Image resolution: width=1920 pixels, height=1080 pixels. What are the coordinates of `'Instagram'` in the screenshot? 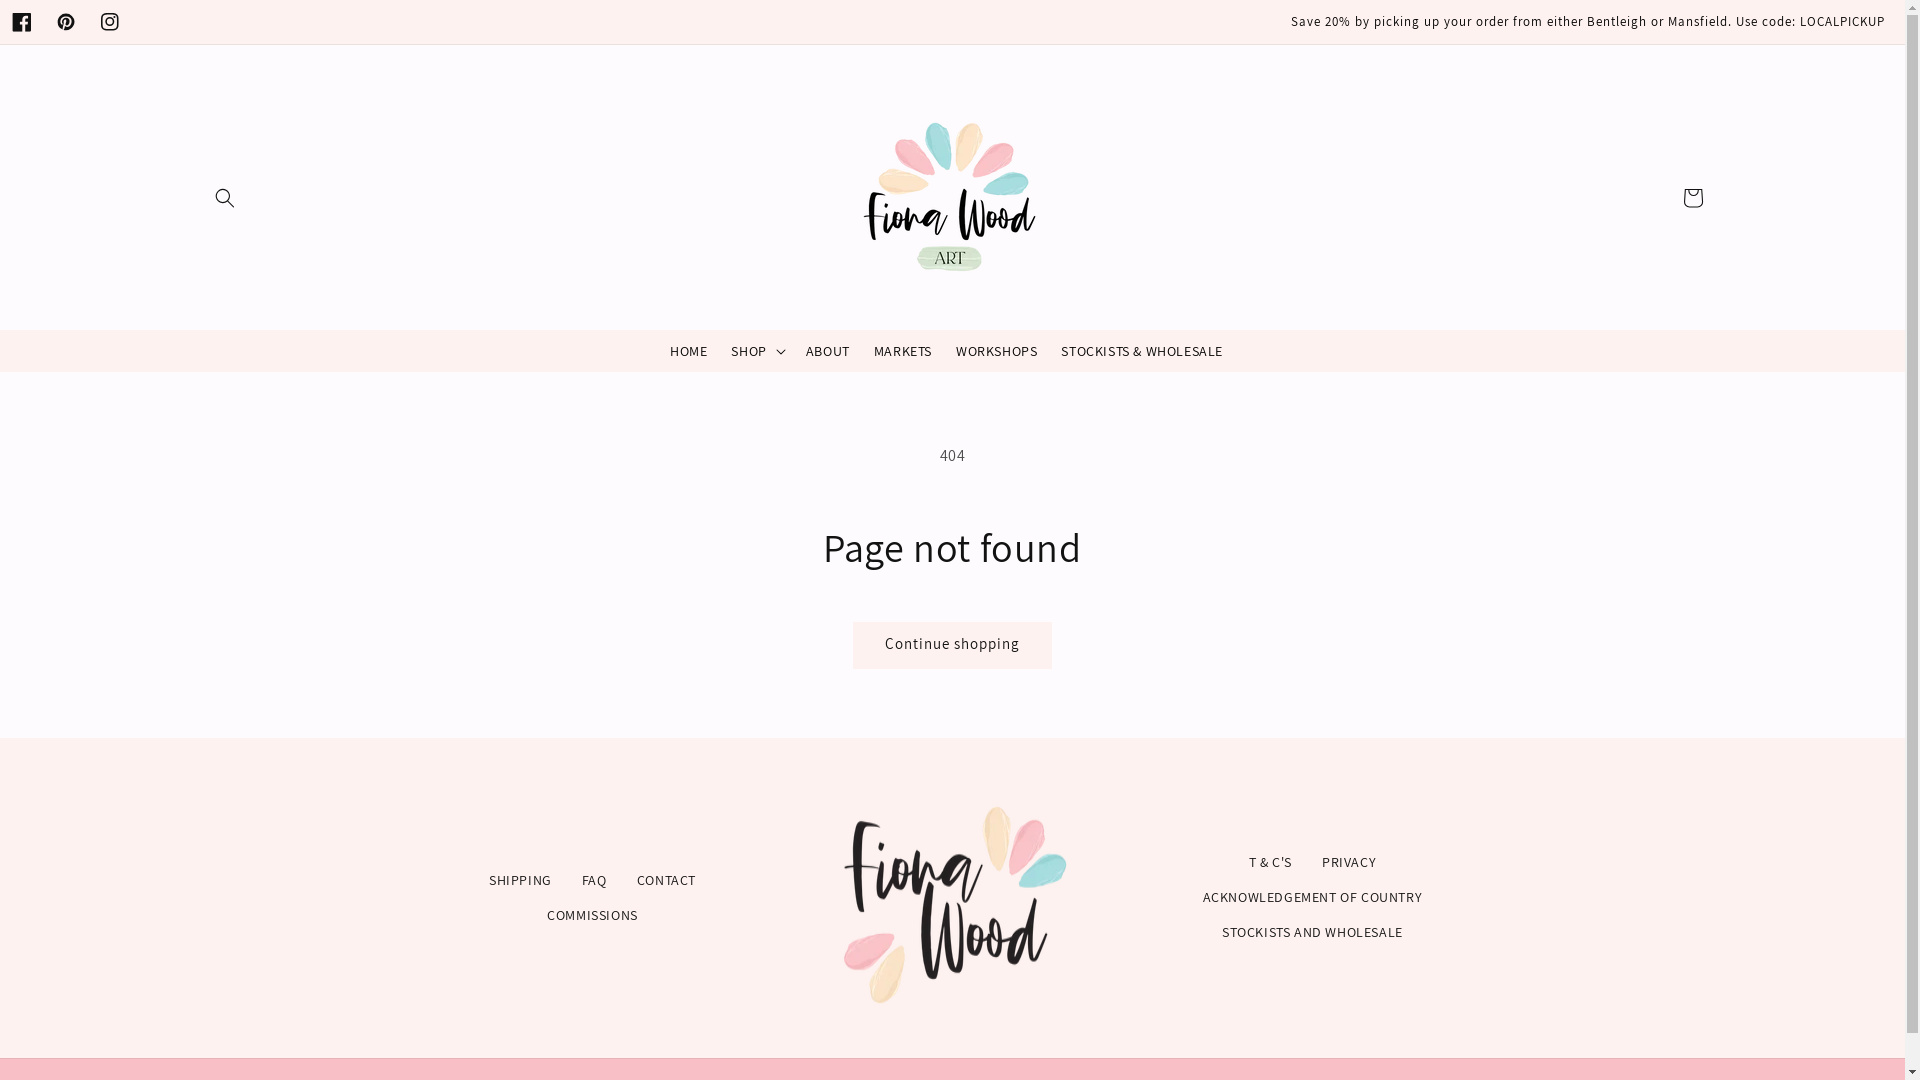 It's located at (86, 22).